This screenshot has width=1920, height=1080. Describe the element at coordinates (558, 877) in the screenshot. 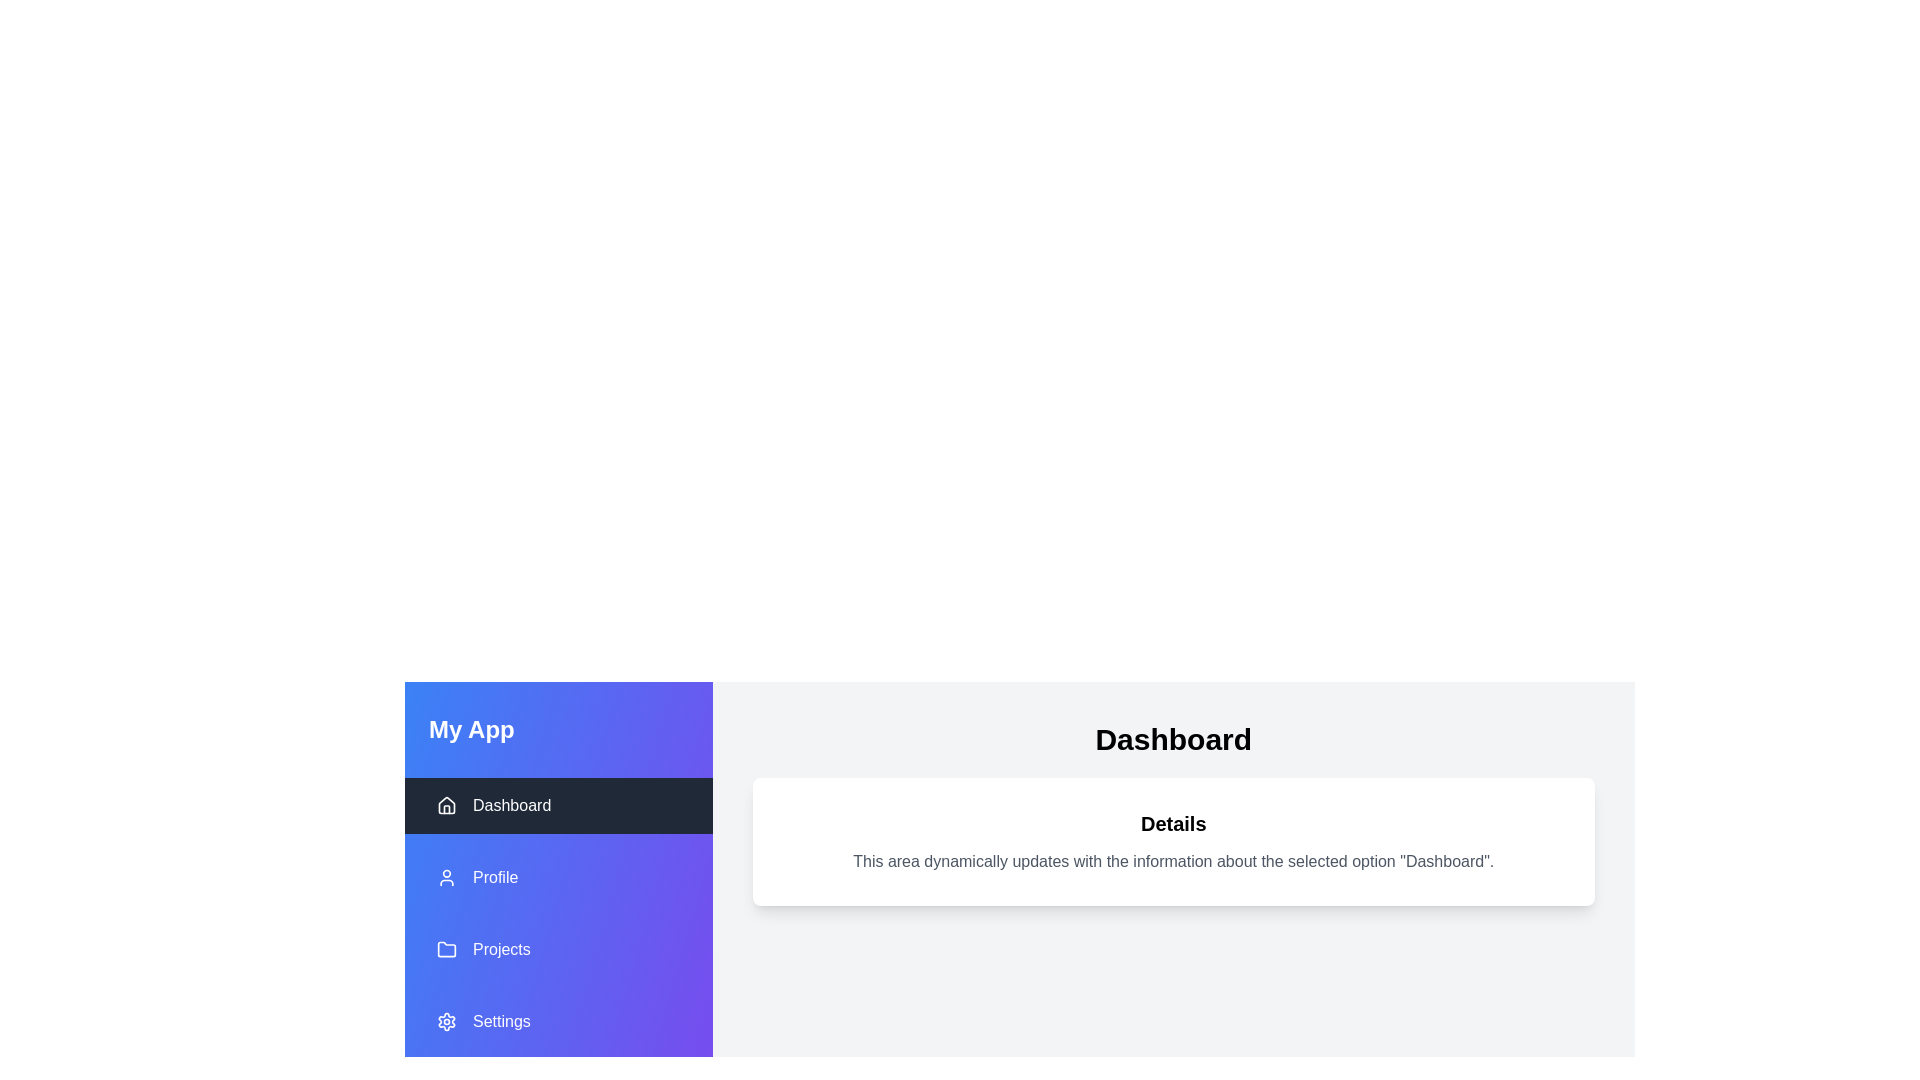

I see `the menu item Profile` at that location.